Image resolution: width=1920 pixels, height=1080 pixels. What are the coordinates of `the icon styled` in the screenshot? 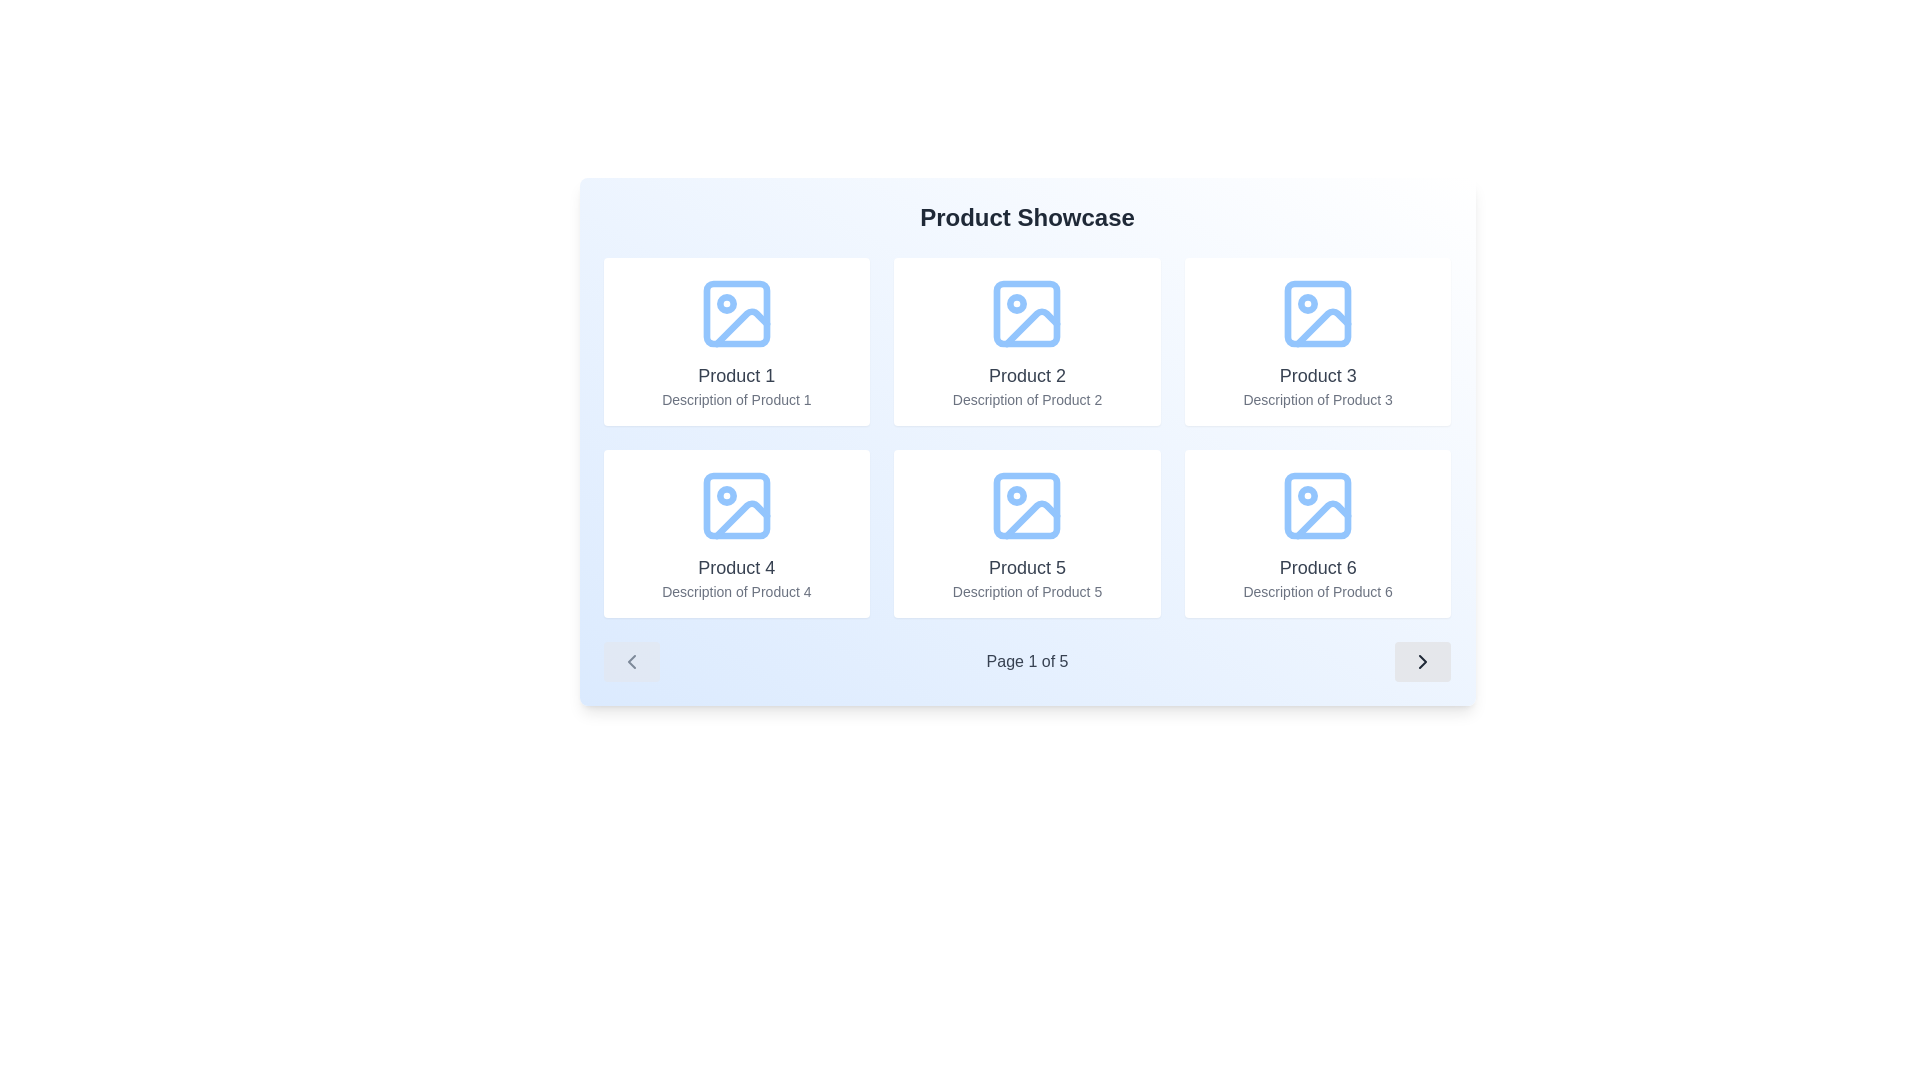 It's located at (1318, 504).